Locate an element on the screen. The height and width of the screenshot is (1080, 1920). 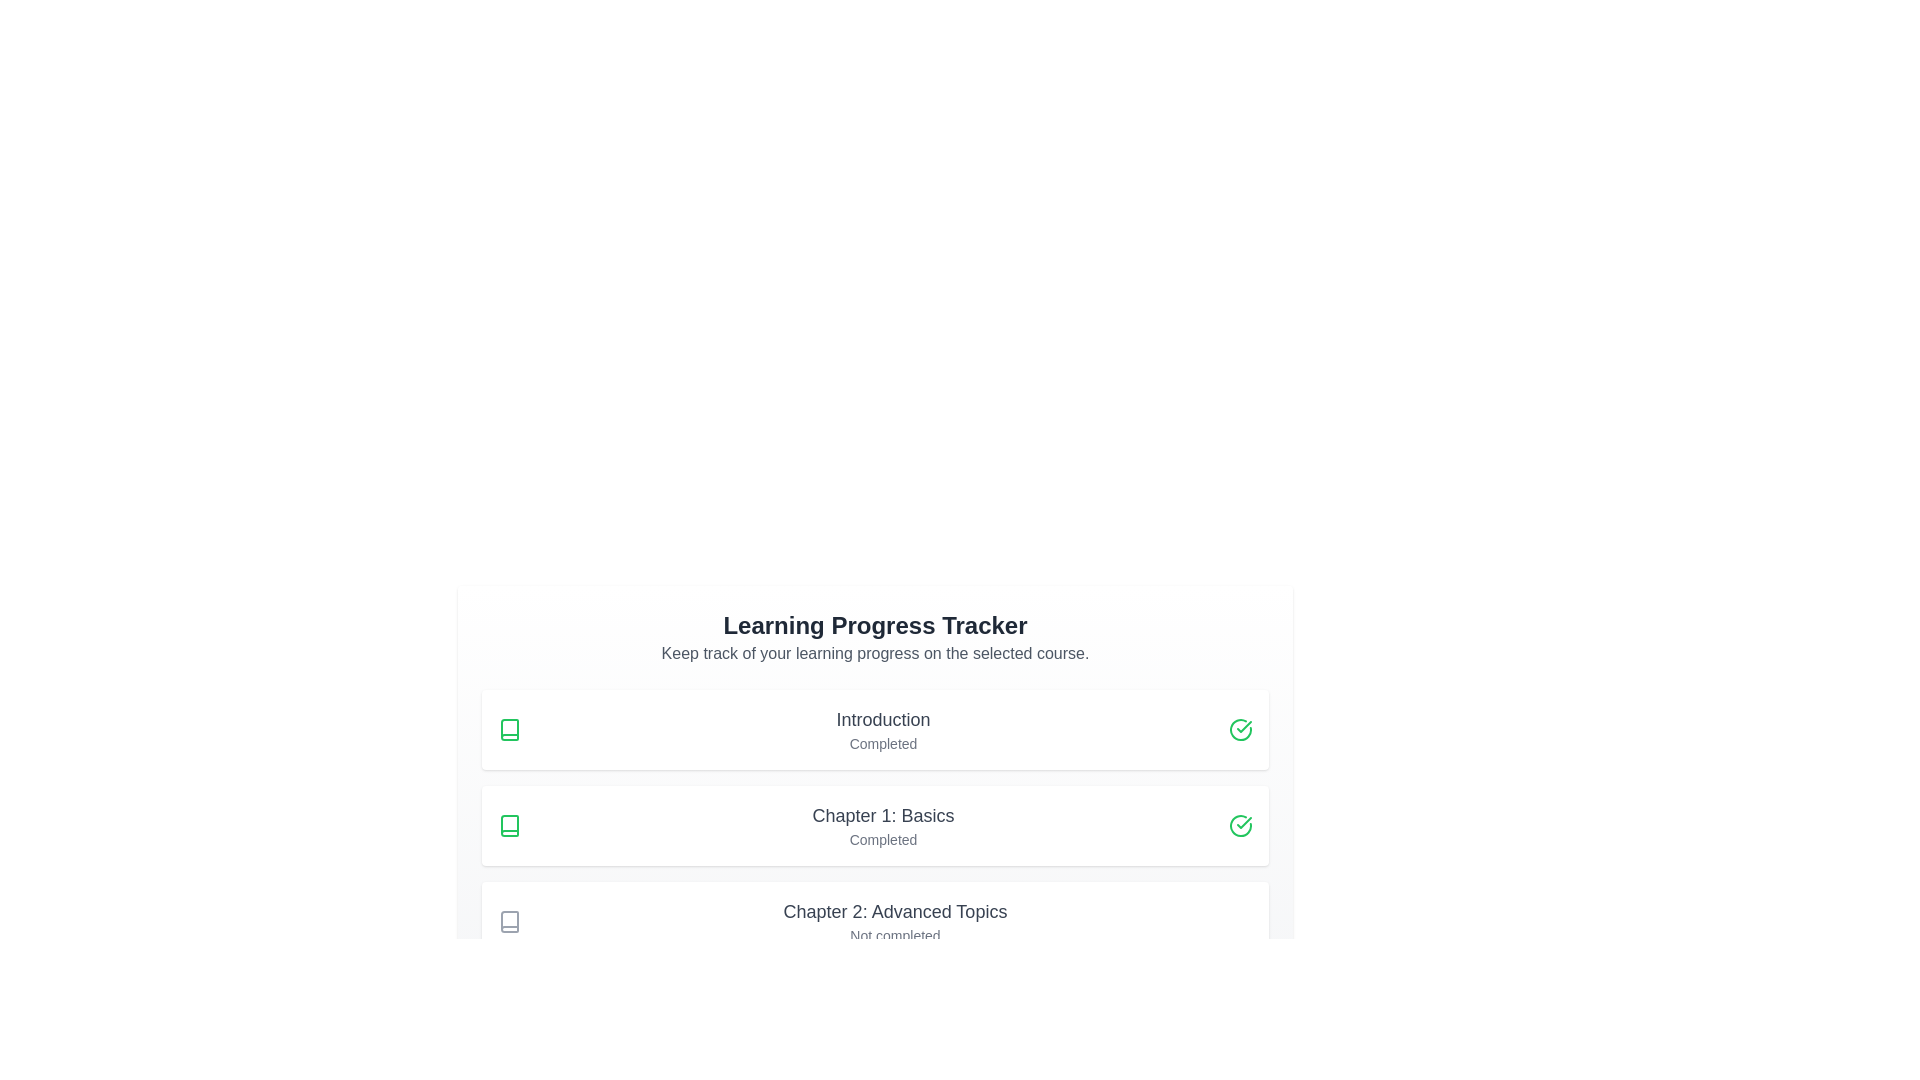
the progress status list item that shows the completion status of a specific section or chapter is located at coordinates (875, 873).